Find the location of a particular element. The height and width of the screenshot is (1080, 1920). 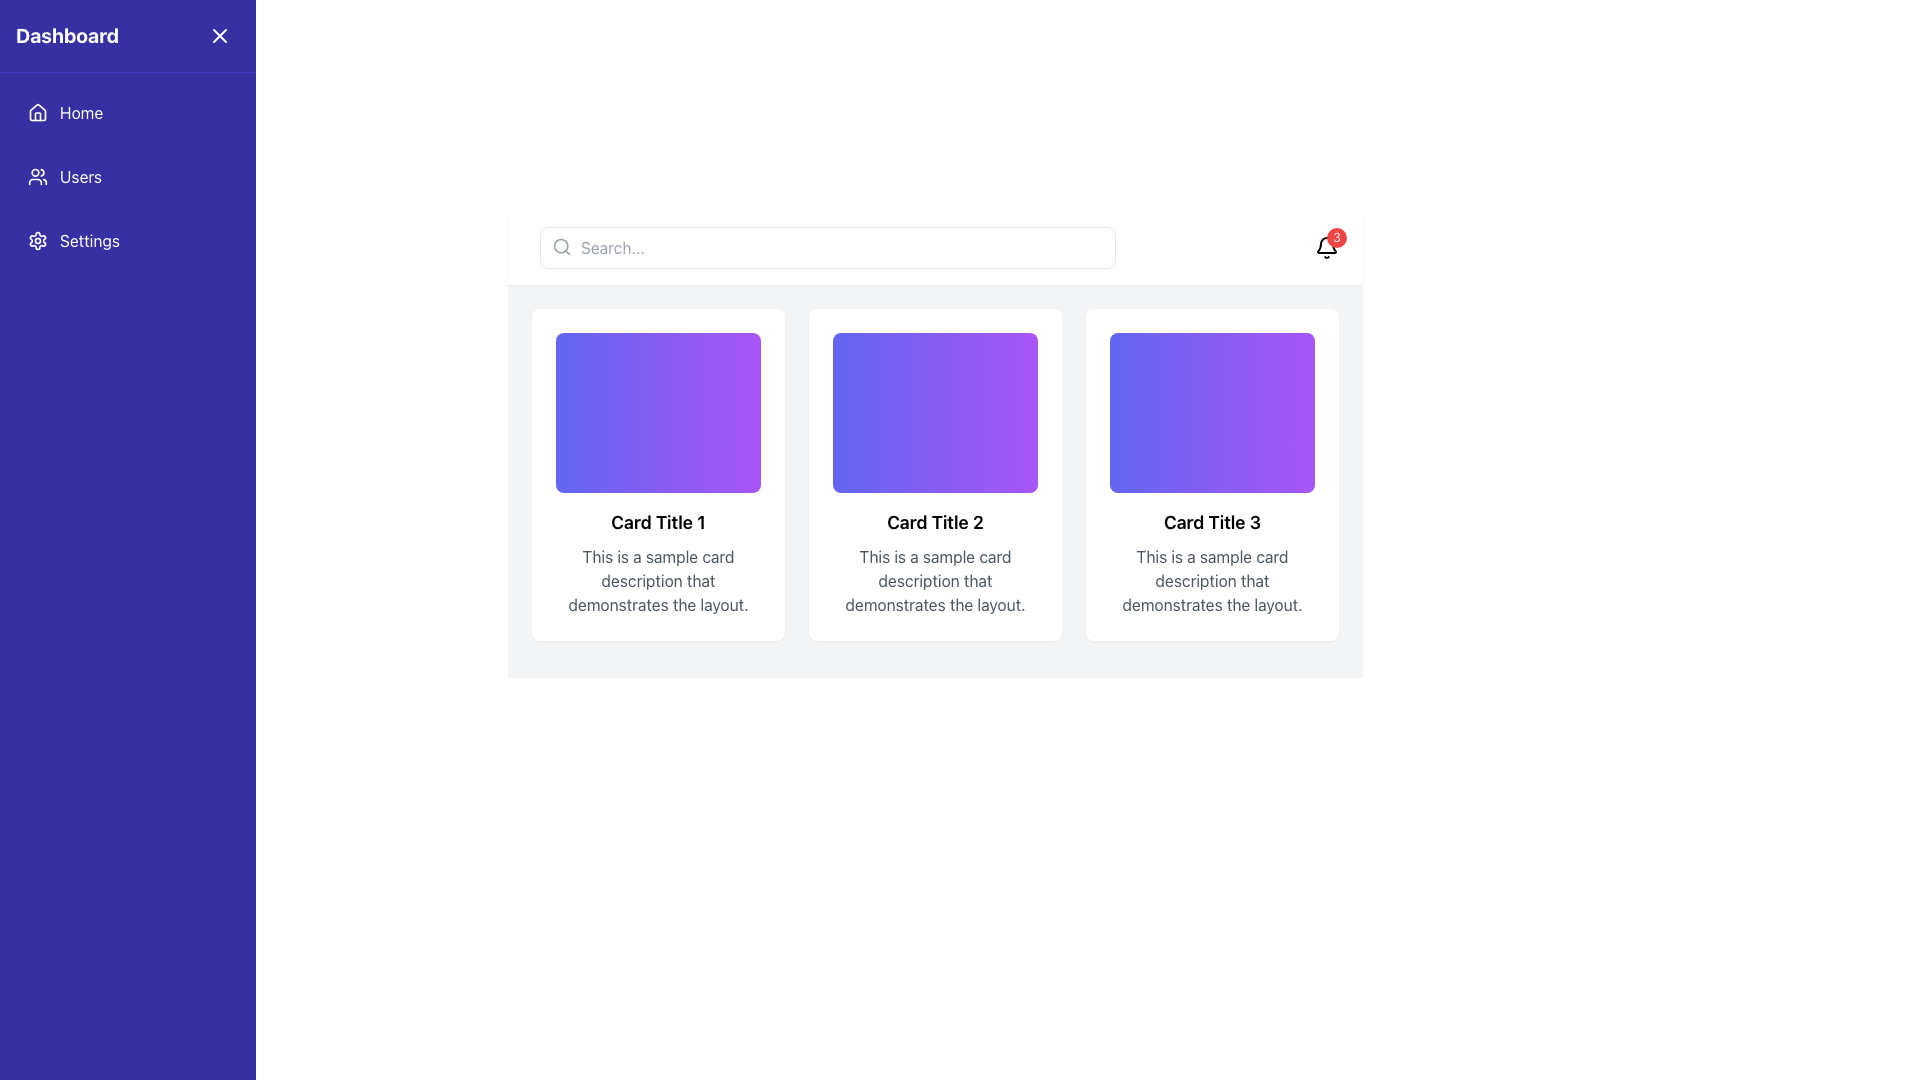

the 'Home' icon in the sidebar, which visually represents the concept of 'Home' and is positioned above the 'Users' and 'Settings' options is located at coordinates (38, 111).